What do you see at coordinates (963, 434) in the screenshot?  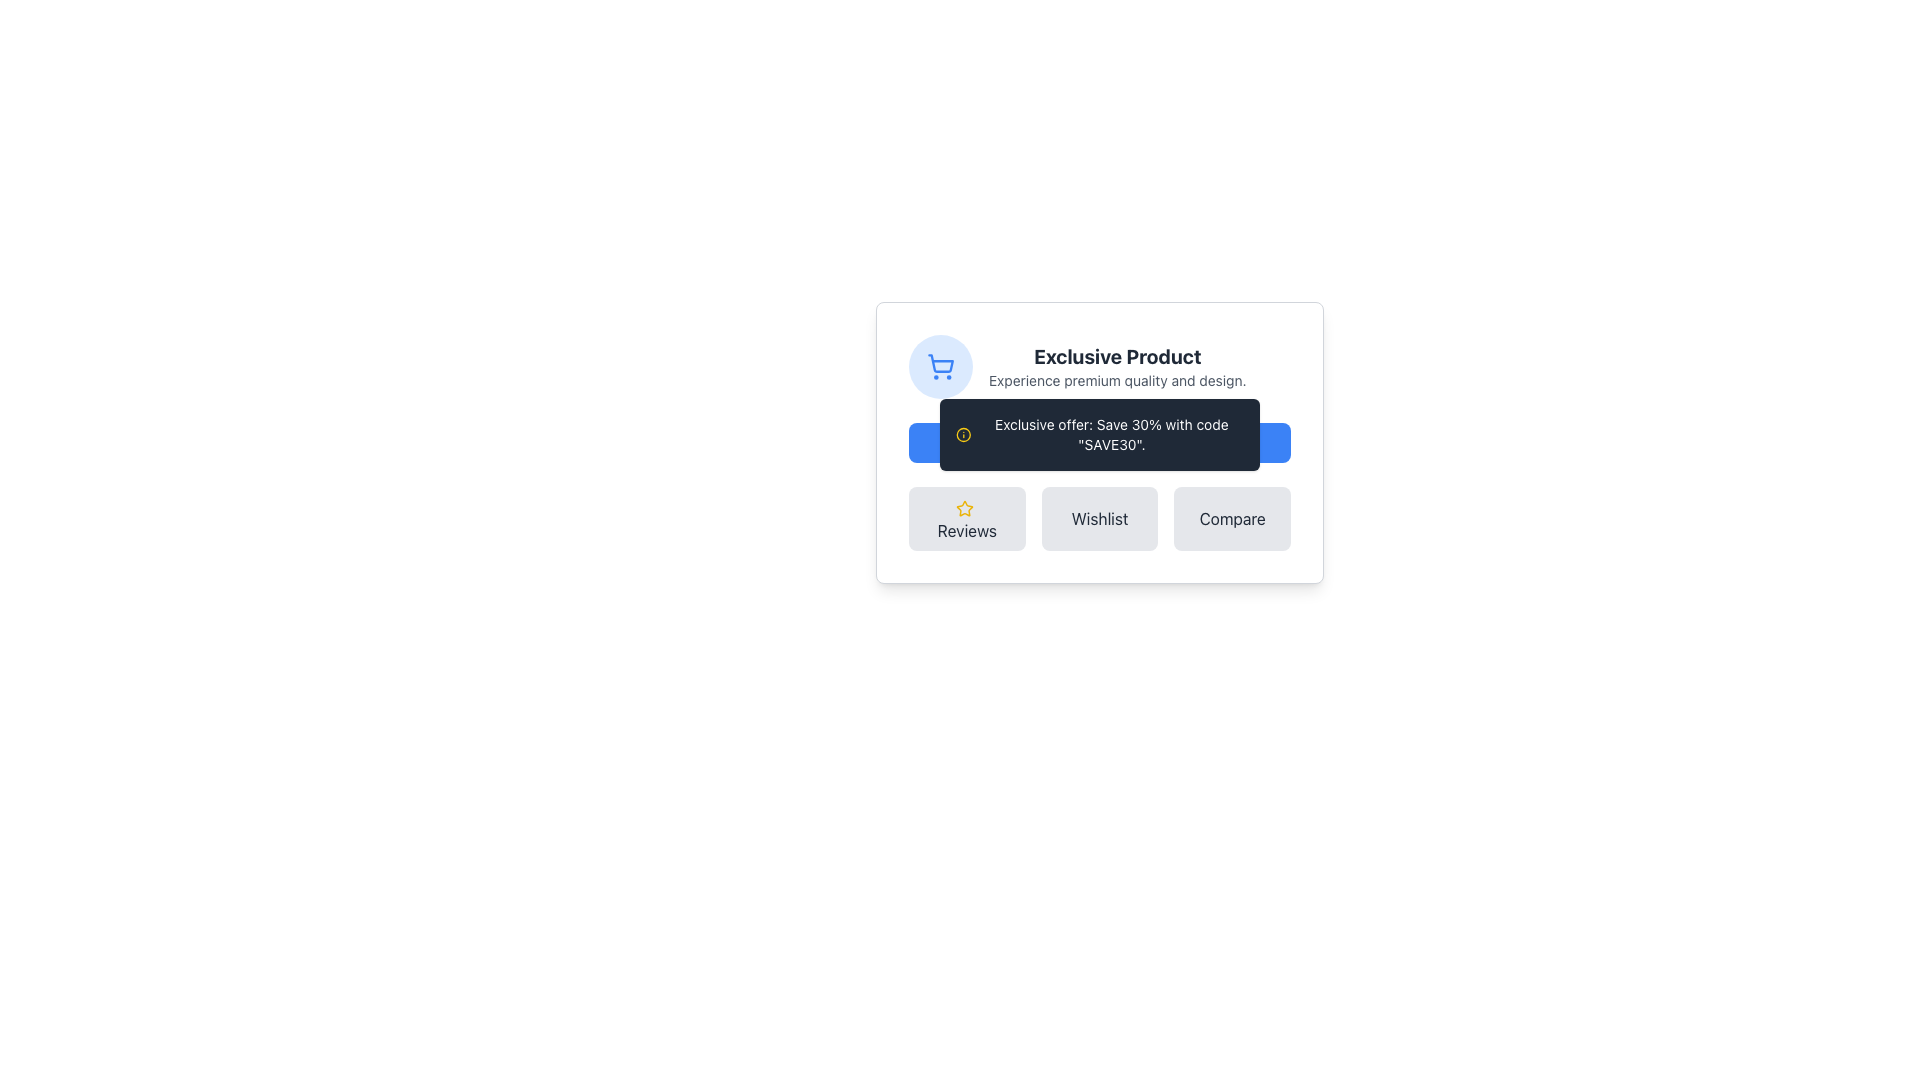 I see `the Circular SVG element that serves as a graphical indicator for the tooltip explaining the exclusive offer, located to the left of the text 'Exclusive offer: Save 30% with code "SAVE30"'` at bounding box center [963, 434].